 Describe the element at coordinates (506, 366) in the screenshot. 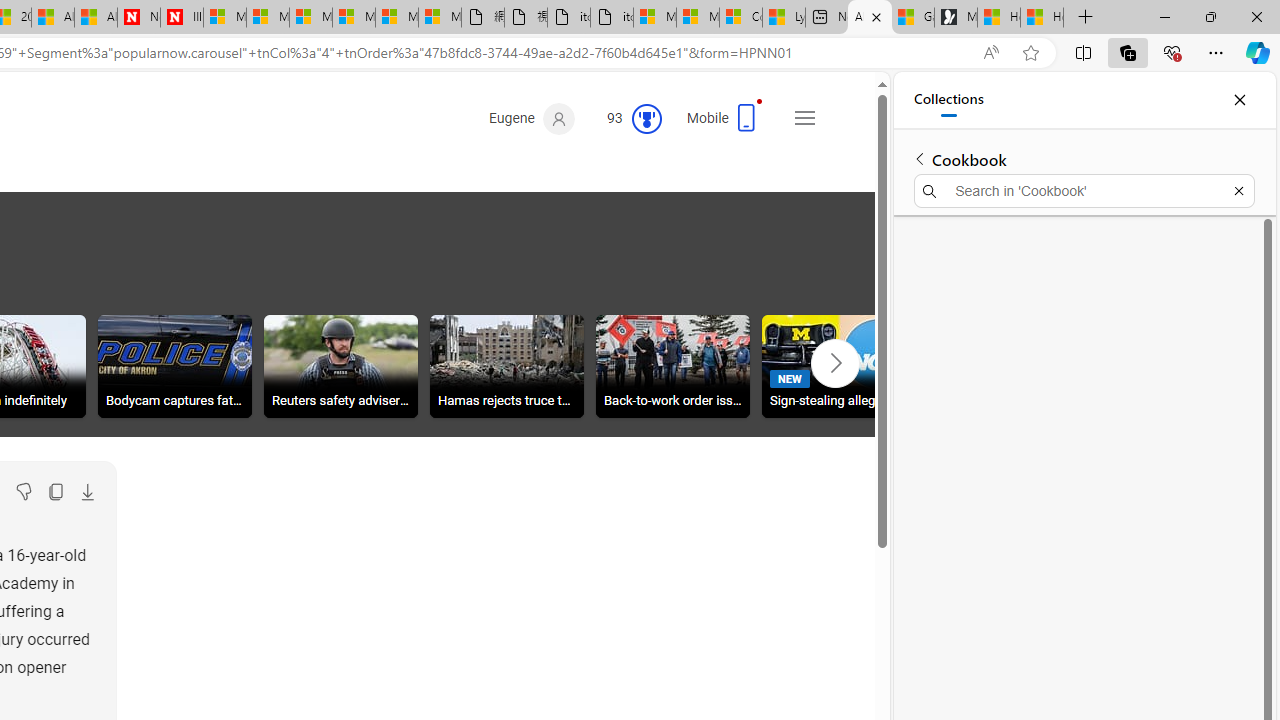

I see `'Hamas rejects truce terms'` at that location.